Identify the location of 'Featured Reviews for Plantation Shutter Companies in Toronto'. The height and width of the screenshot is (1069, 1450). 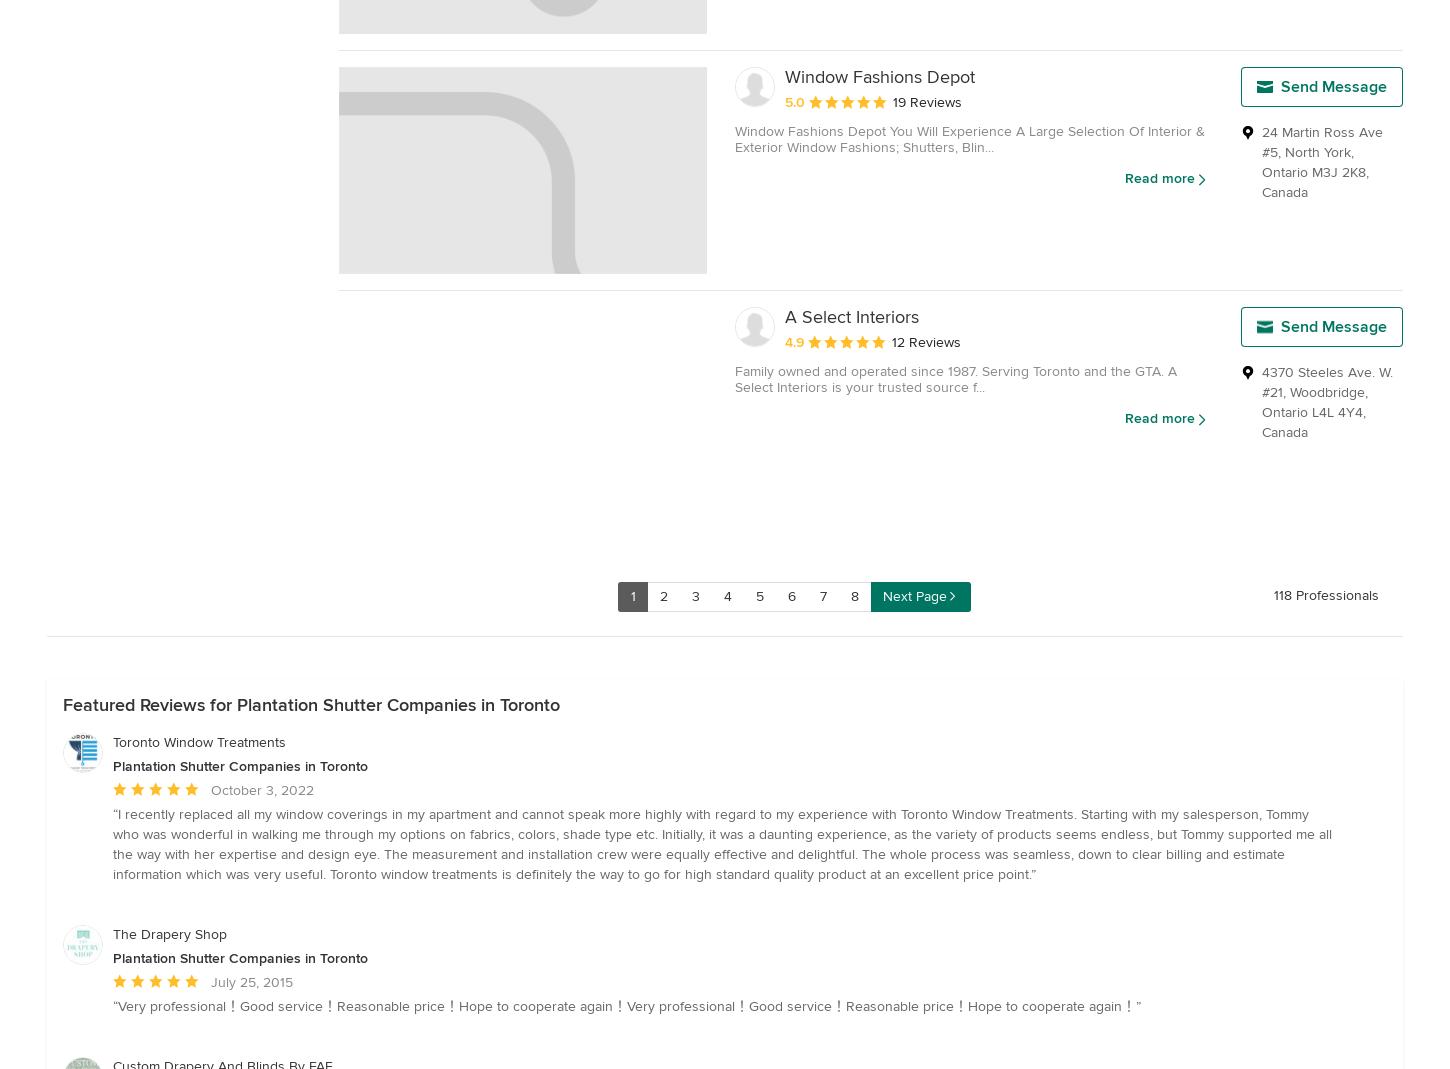
(311, 704).